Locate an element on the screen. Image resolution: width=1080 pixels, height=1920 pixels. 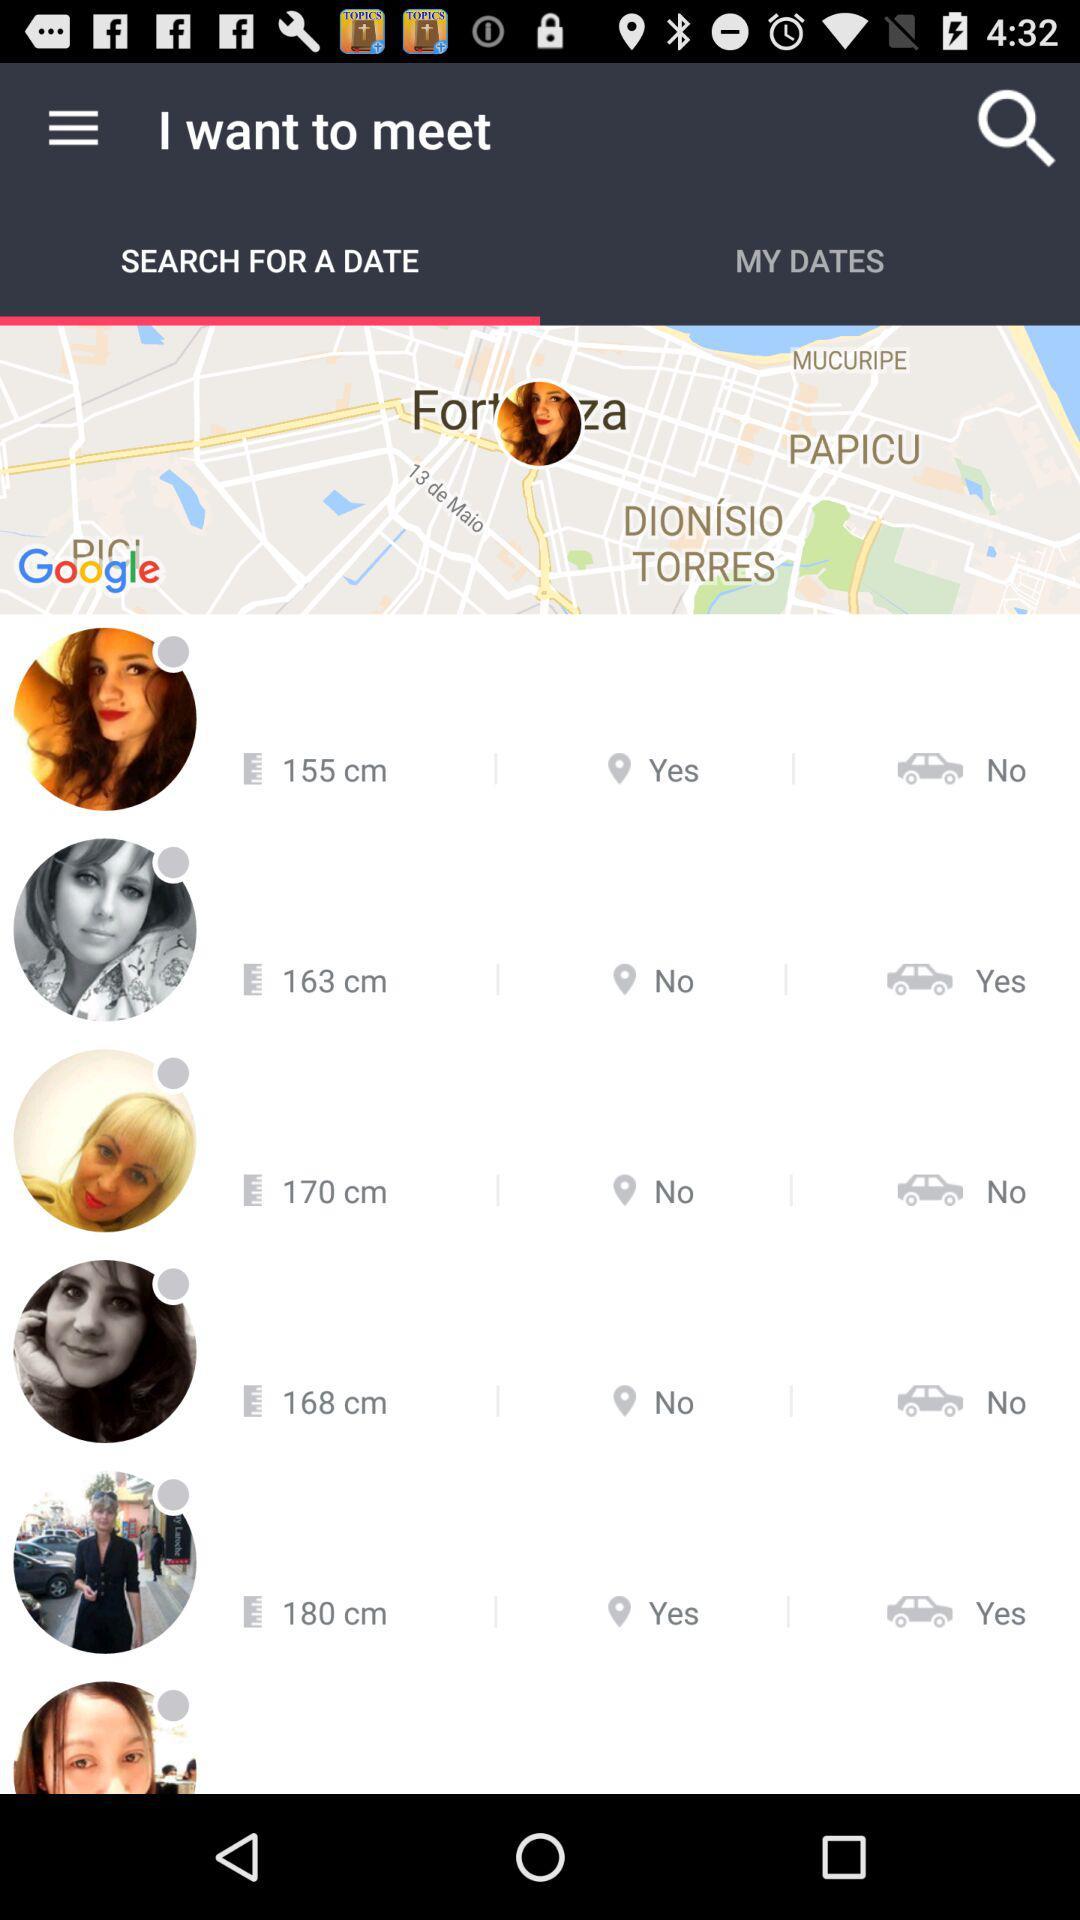
the icon to the left of the i want to icon is located at coordinates (72, 127).